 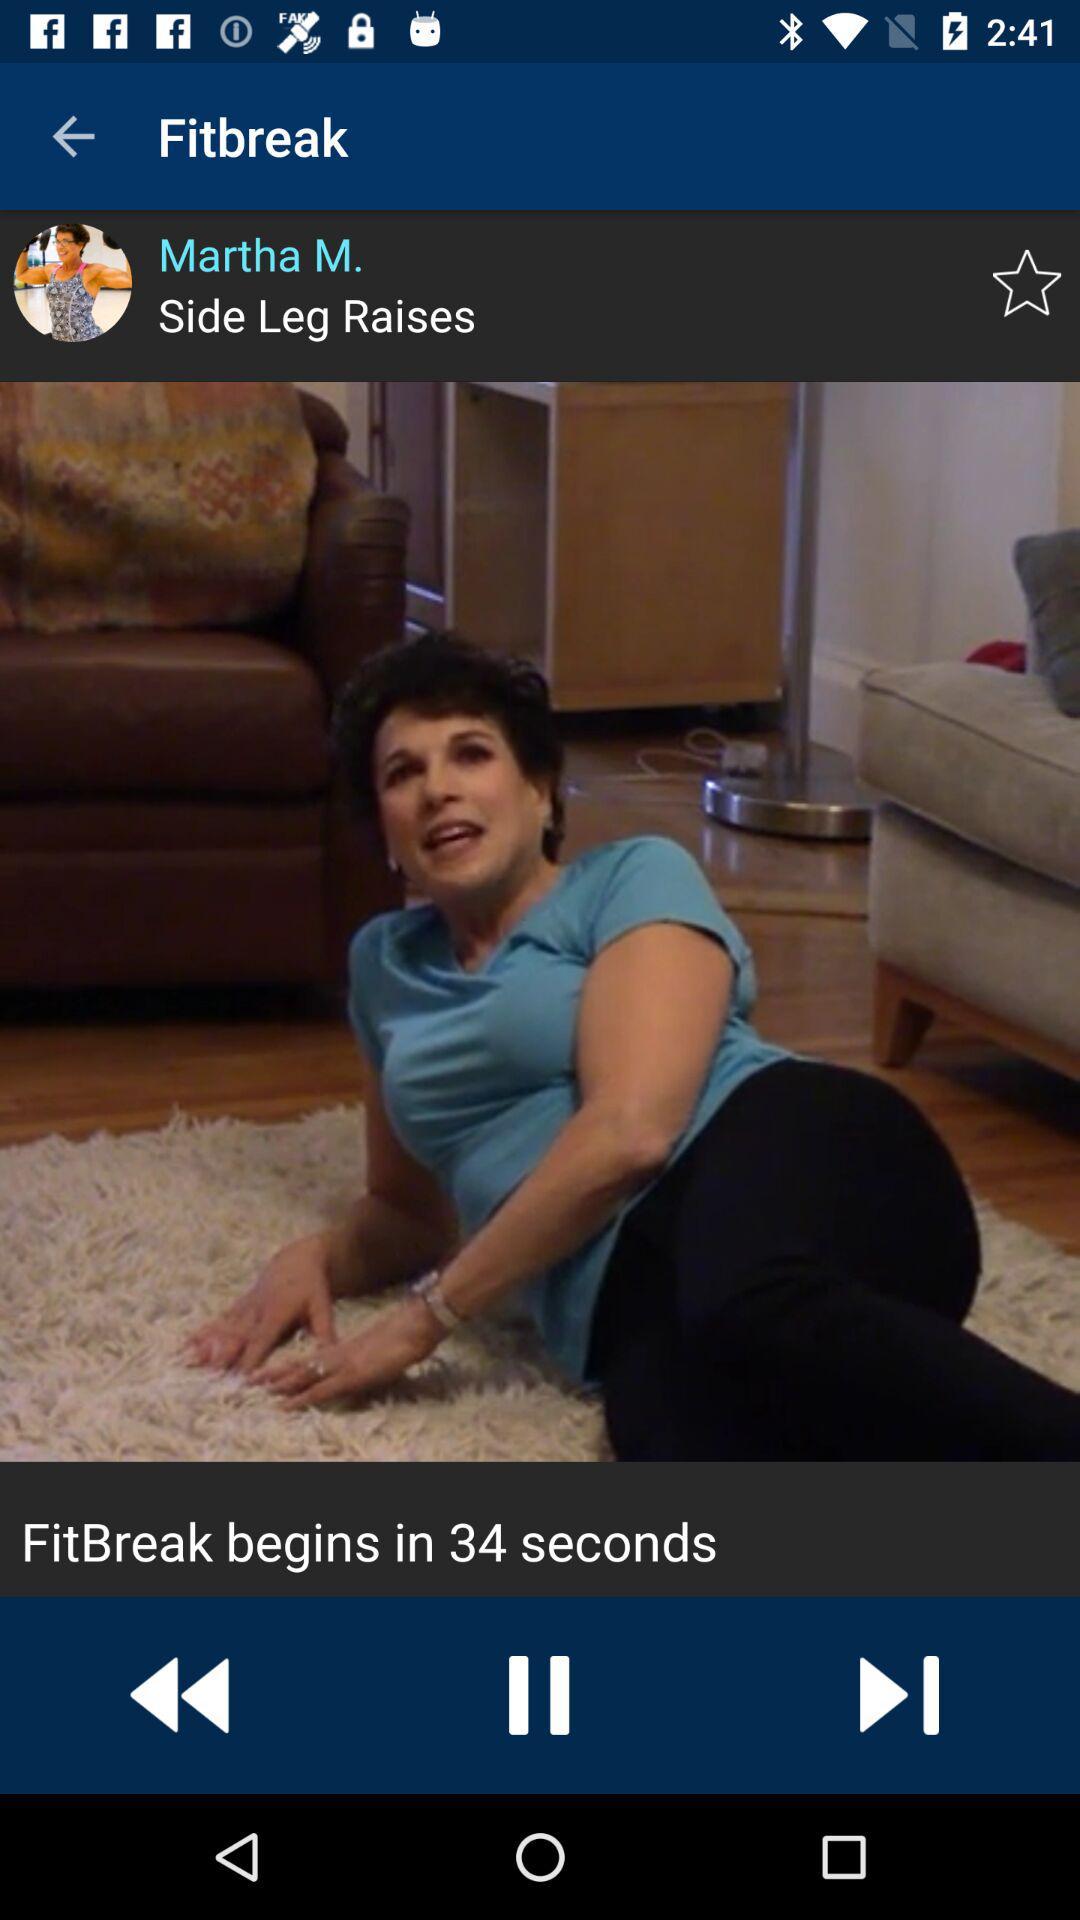 What do you see at coordinates (540, 1694) in the screenshot?
I see `pause video` at bounding box center [540, 1694].